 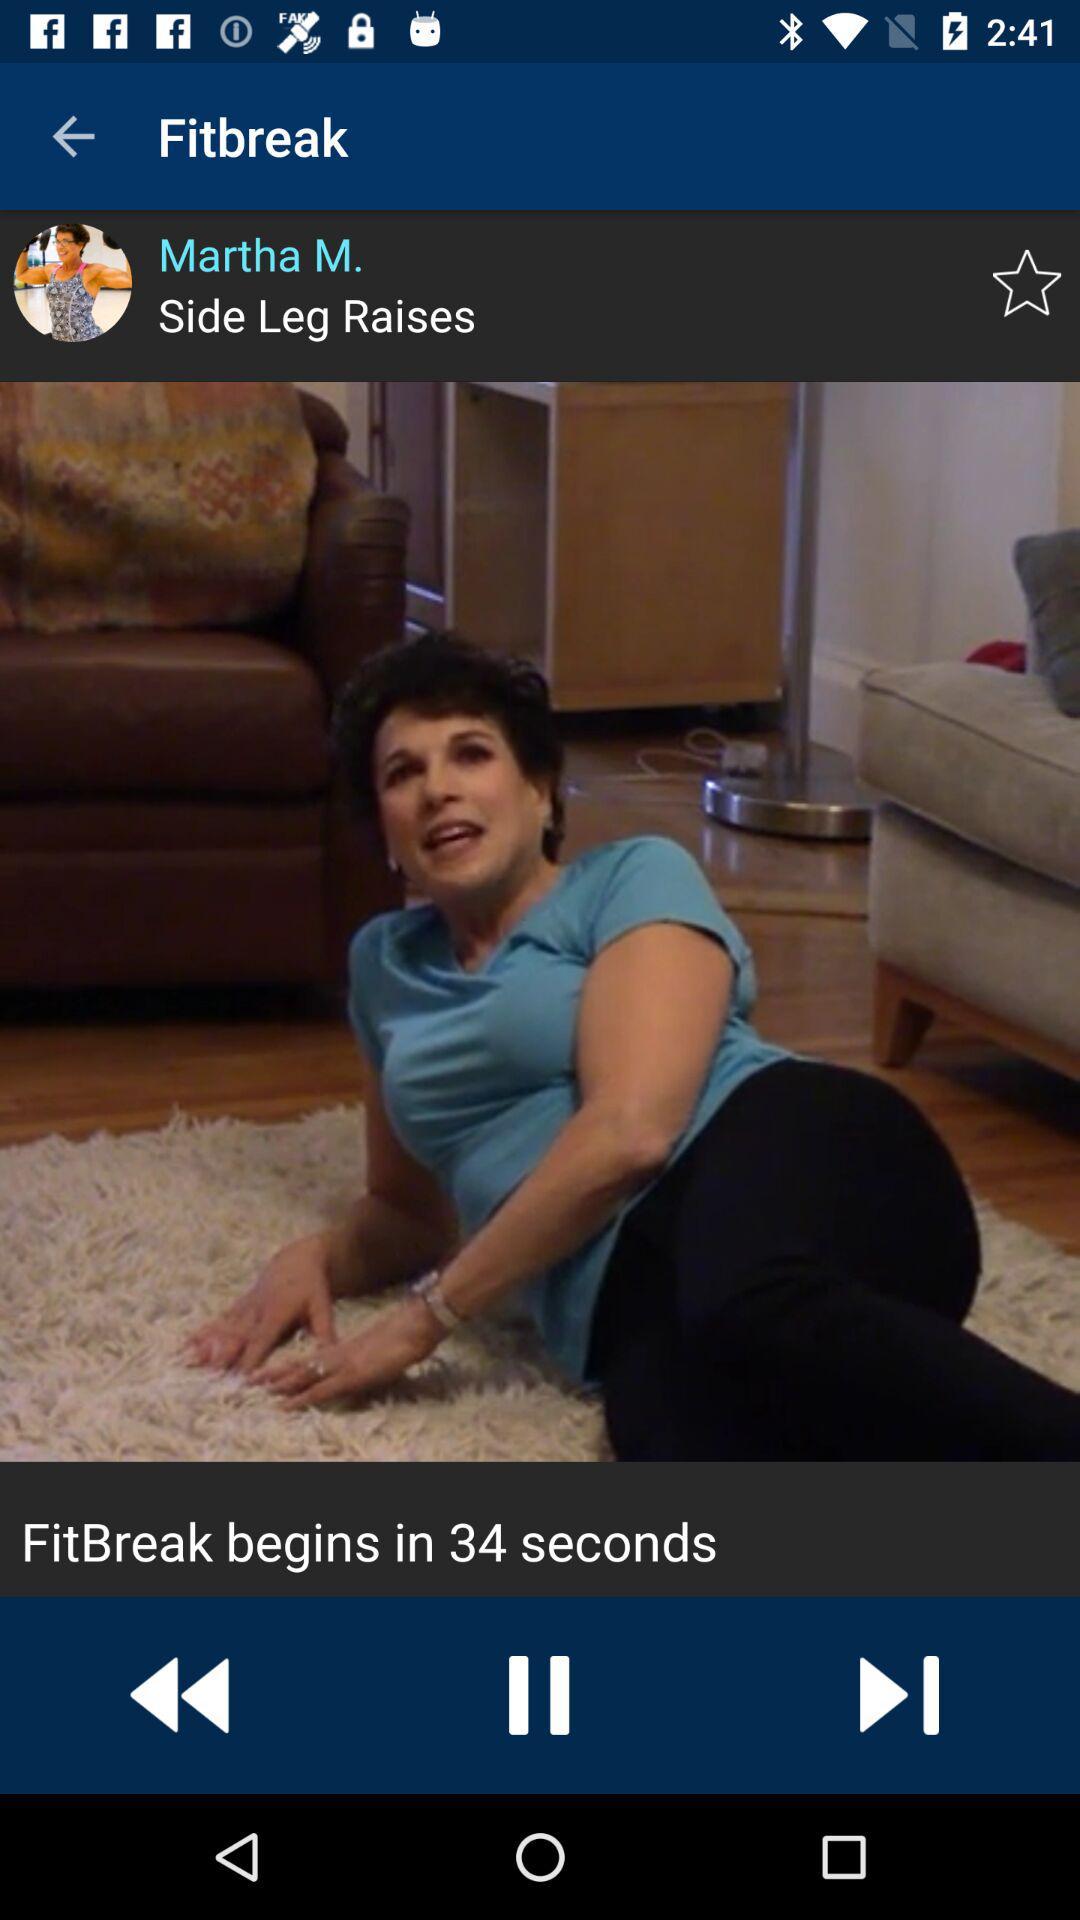 What do you see at coordinates (540, 1694) in the screenshot?
I see `pause video` at bounding box center [540, 1694].